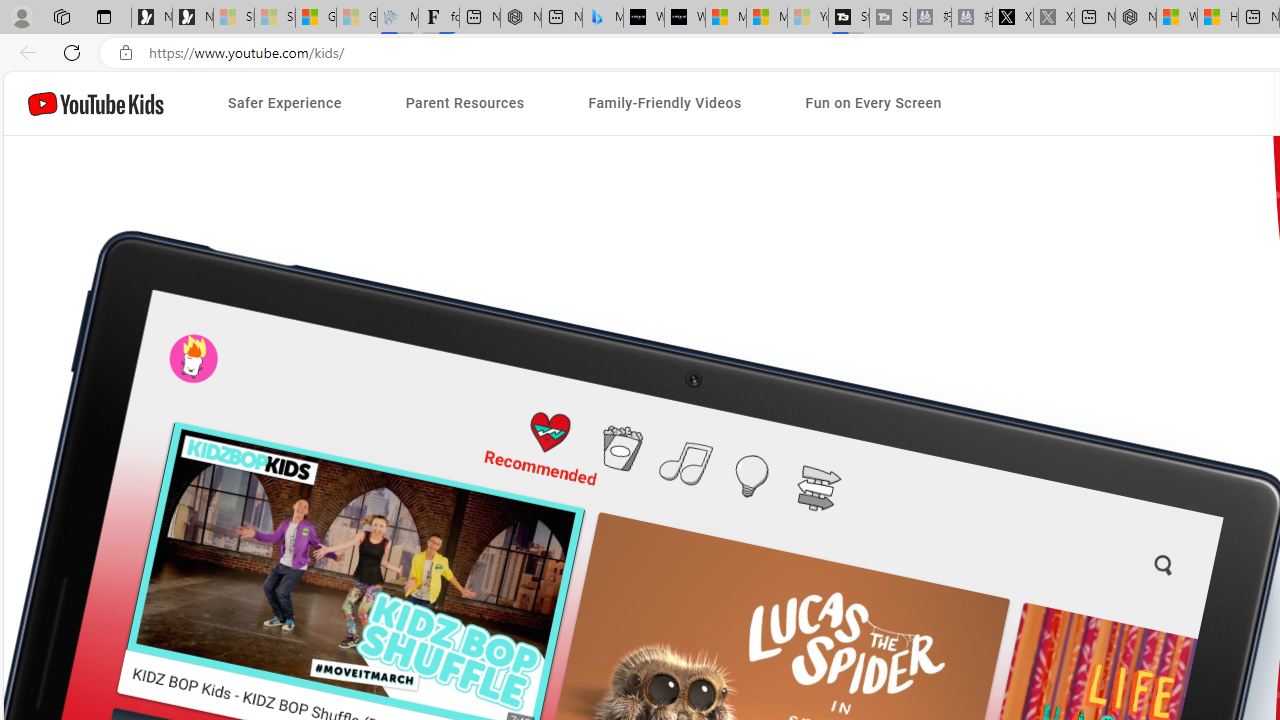 This screenshot has height=720, width=1280. What do you see at coordinates (95, 103) in the screenshot?
I see `'YouTube Kids'` at bounding box center [95, 103].